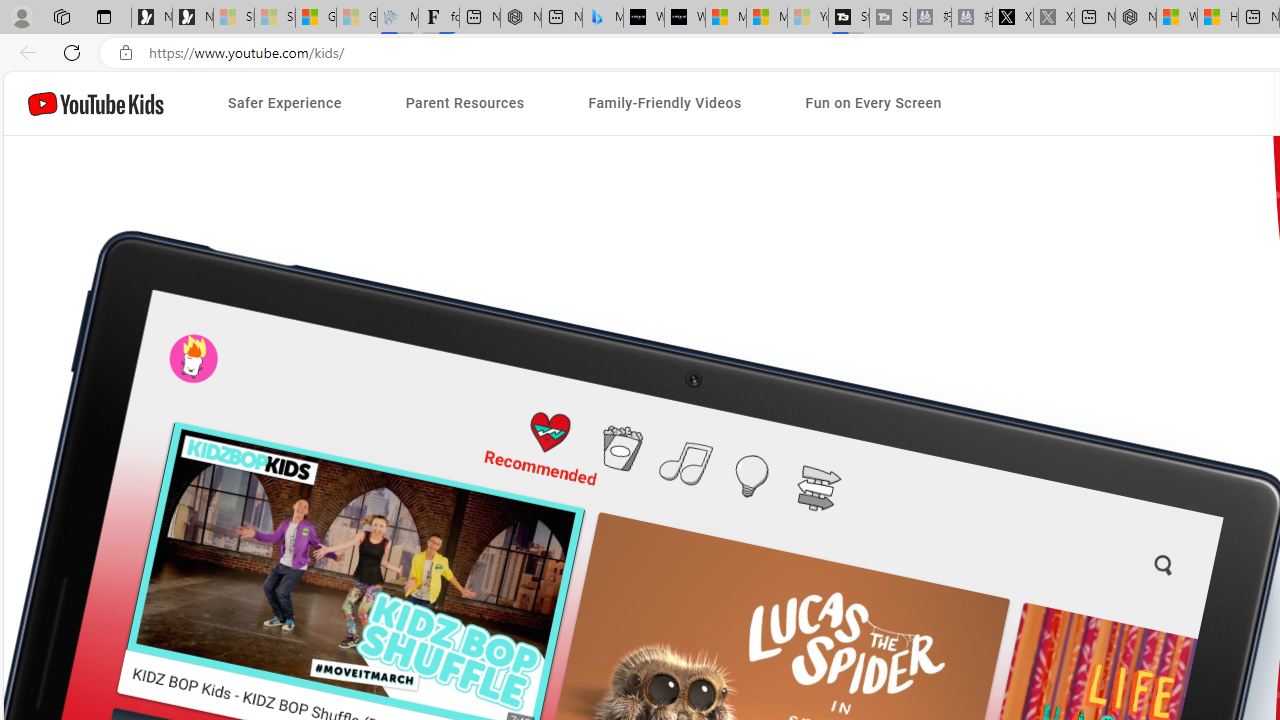 This screenshot has height=720, width=1280. What do you see at coordinates (95, 103) in the screenshot?
I see `'YouTube Kids'` at bounding box center [95, 103].